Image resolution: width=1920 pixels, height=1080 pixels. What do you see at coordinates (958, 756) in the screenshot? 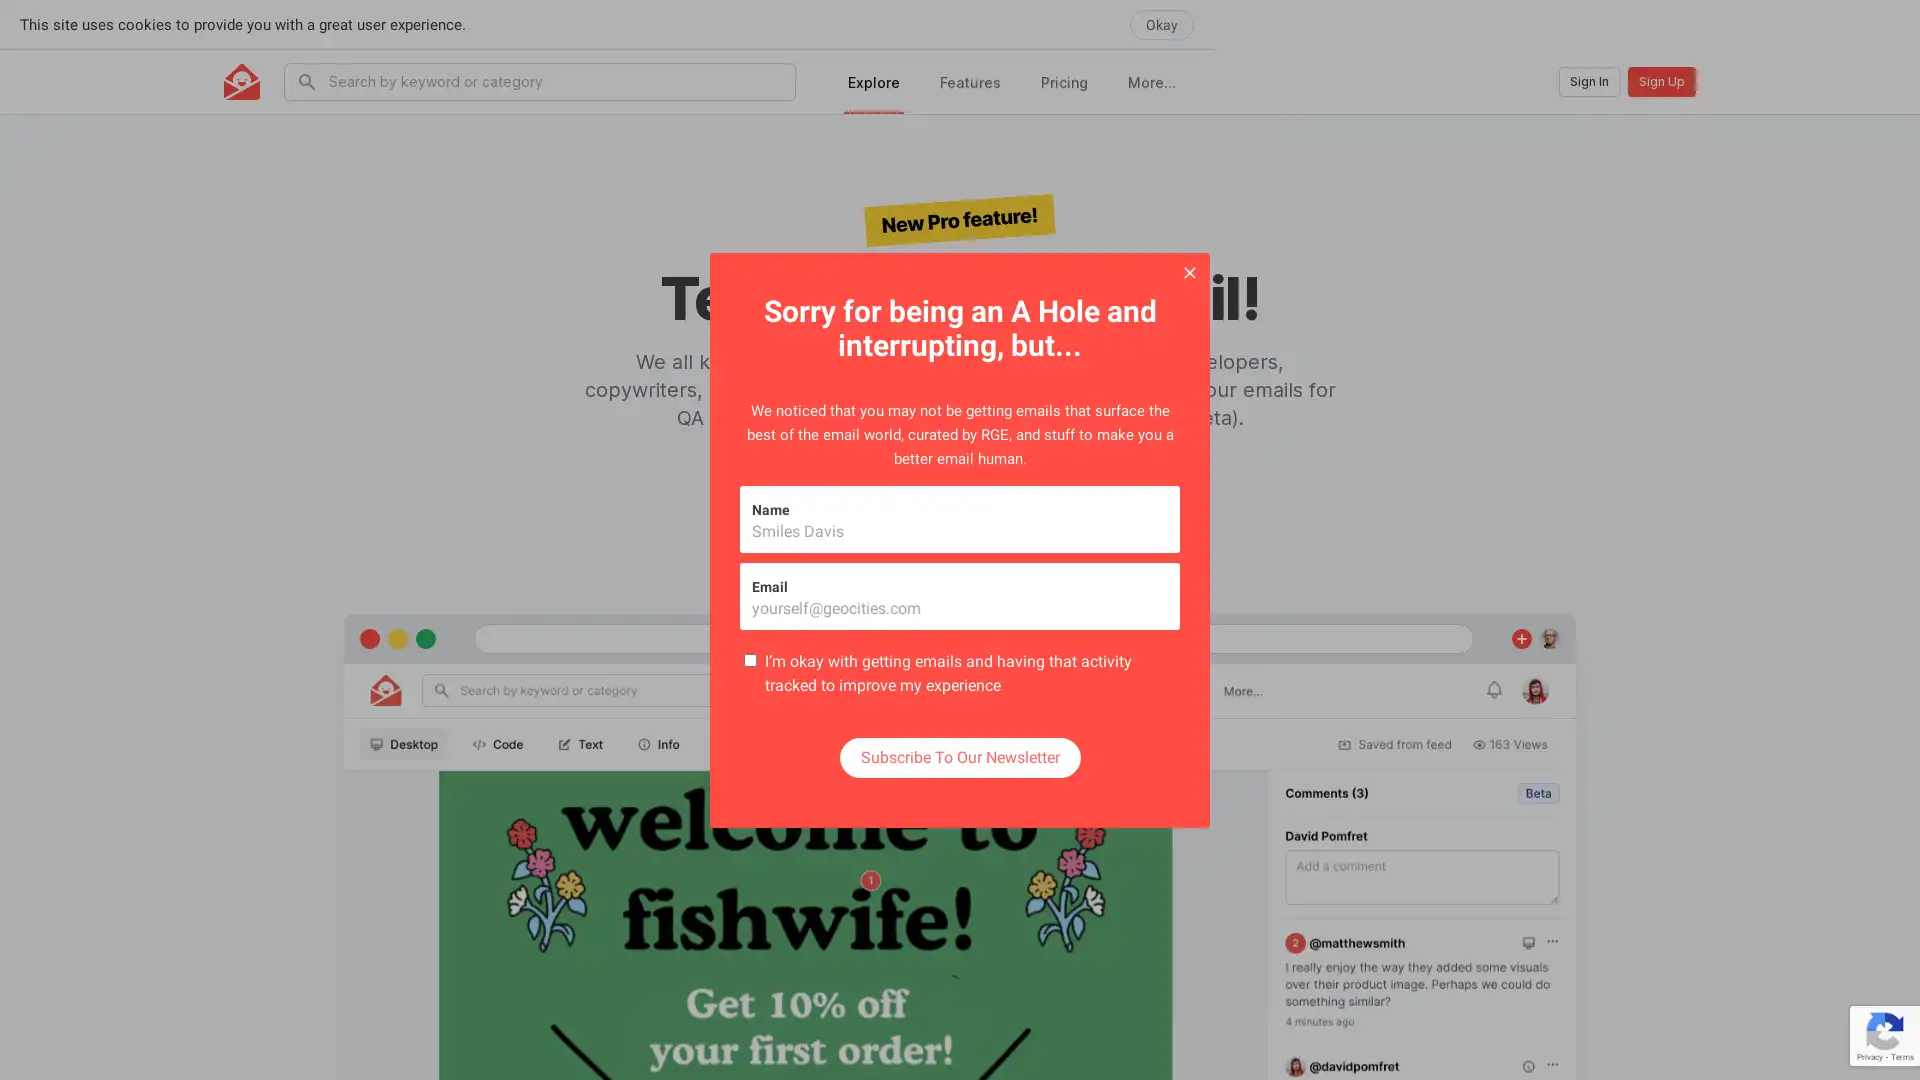
I see `Subscribe To Our Newsletter` at bounding box center [958, 756].